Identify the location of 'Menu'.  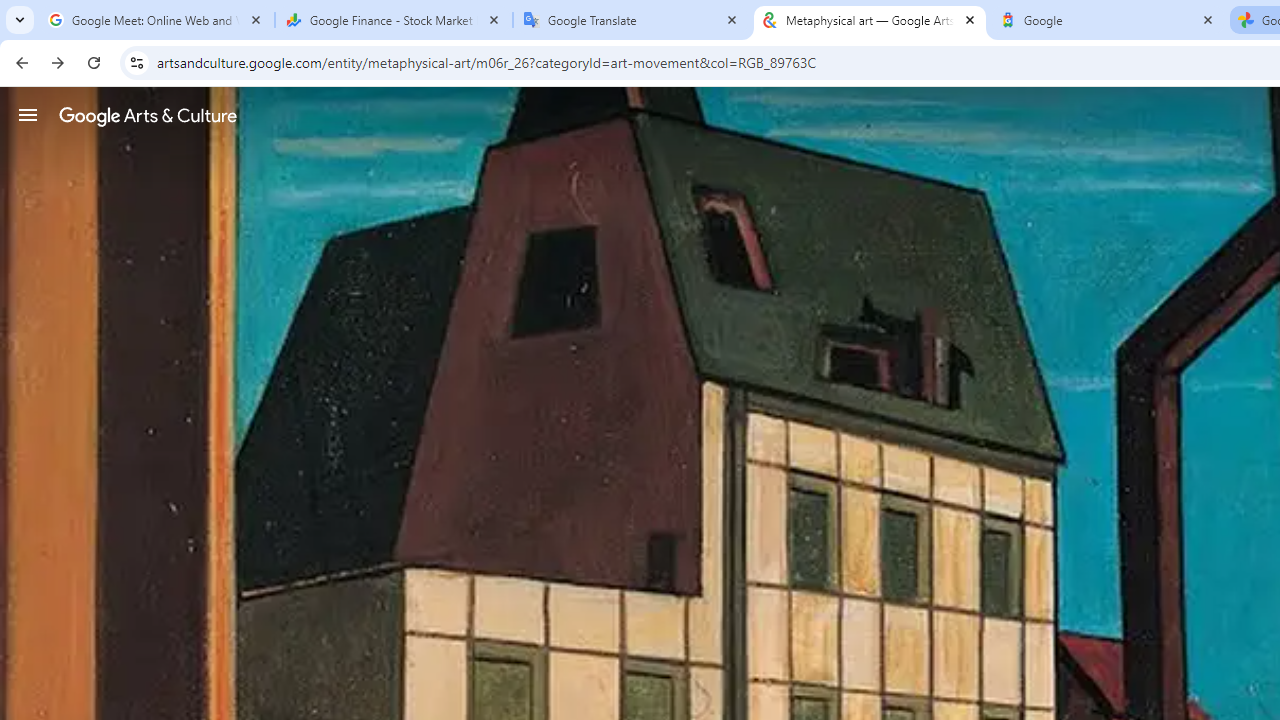
(28, 114).